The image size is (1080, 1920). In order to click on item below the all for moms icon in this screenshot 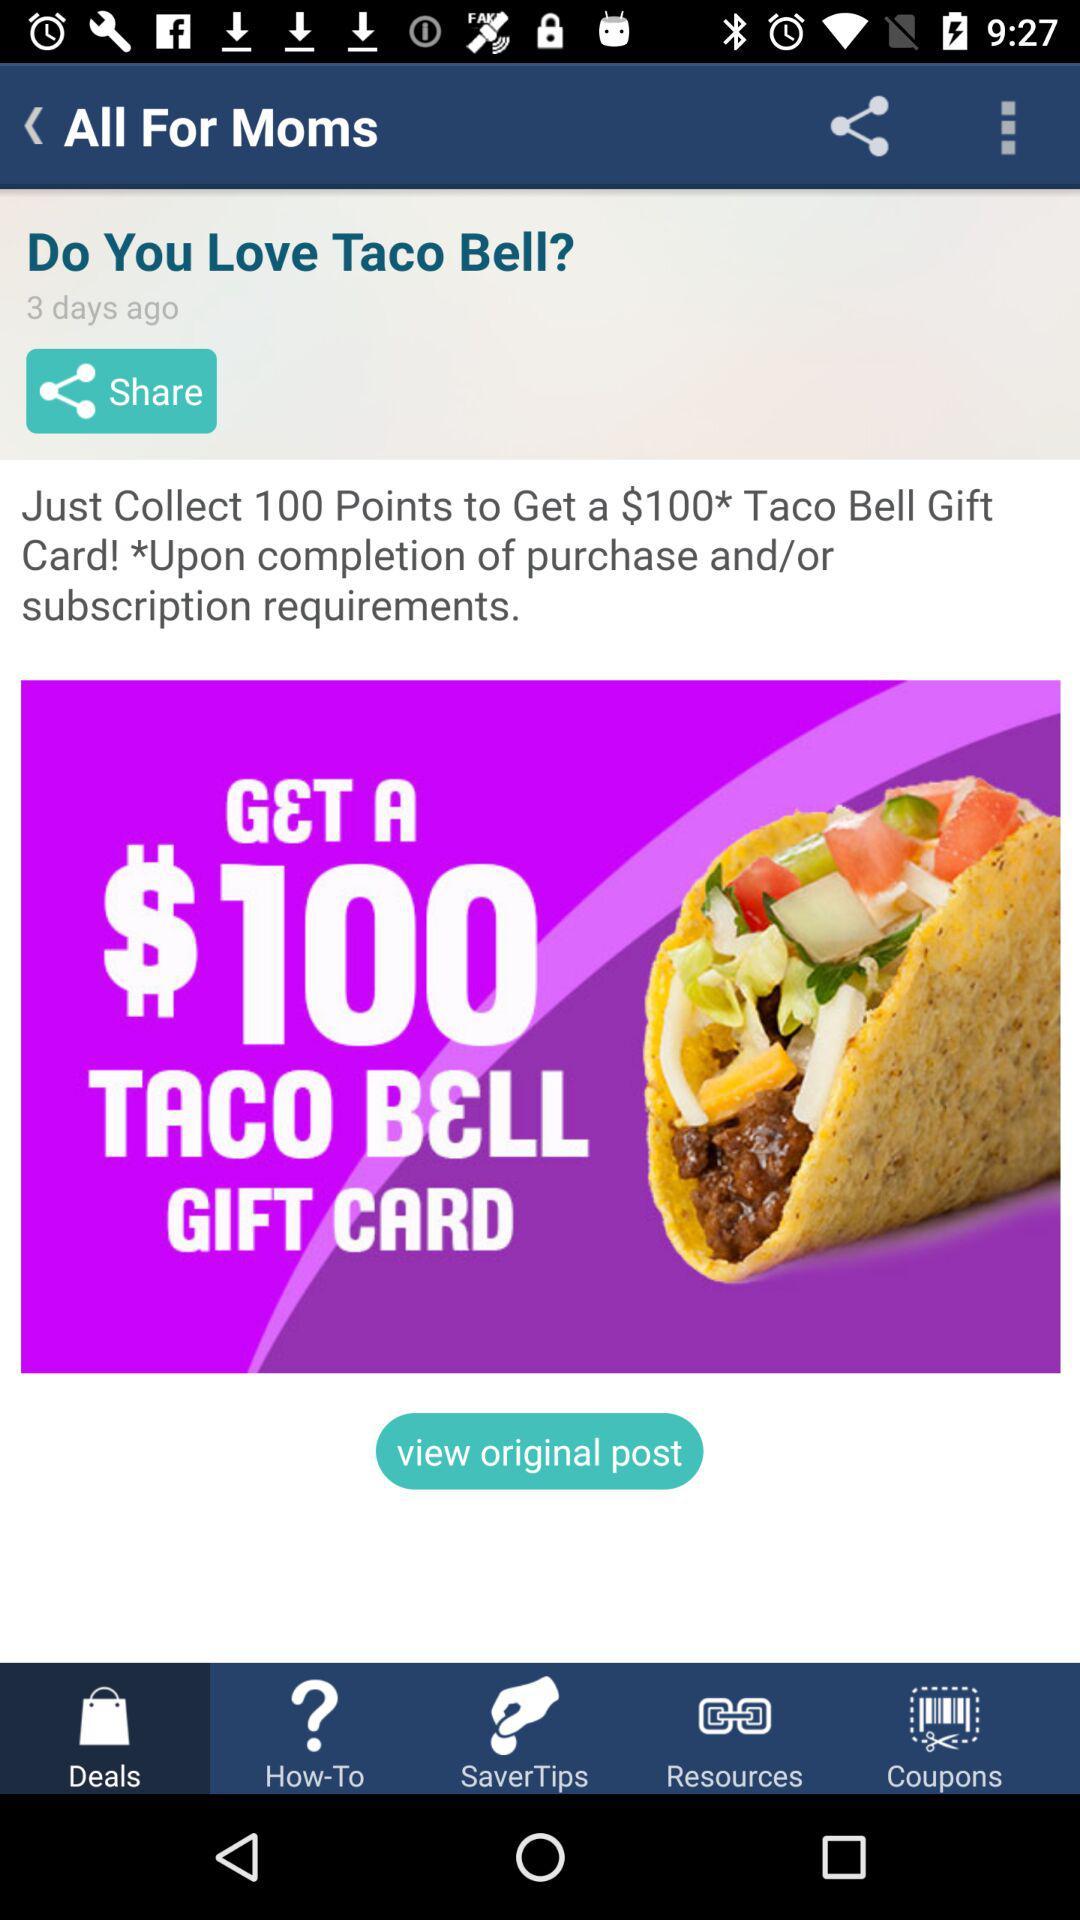, I will do `click(540, 924)`.